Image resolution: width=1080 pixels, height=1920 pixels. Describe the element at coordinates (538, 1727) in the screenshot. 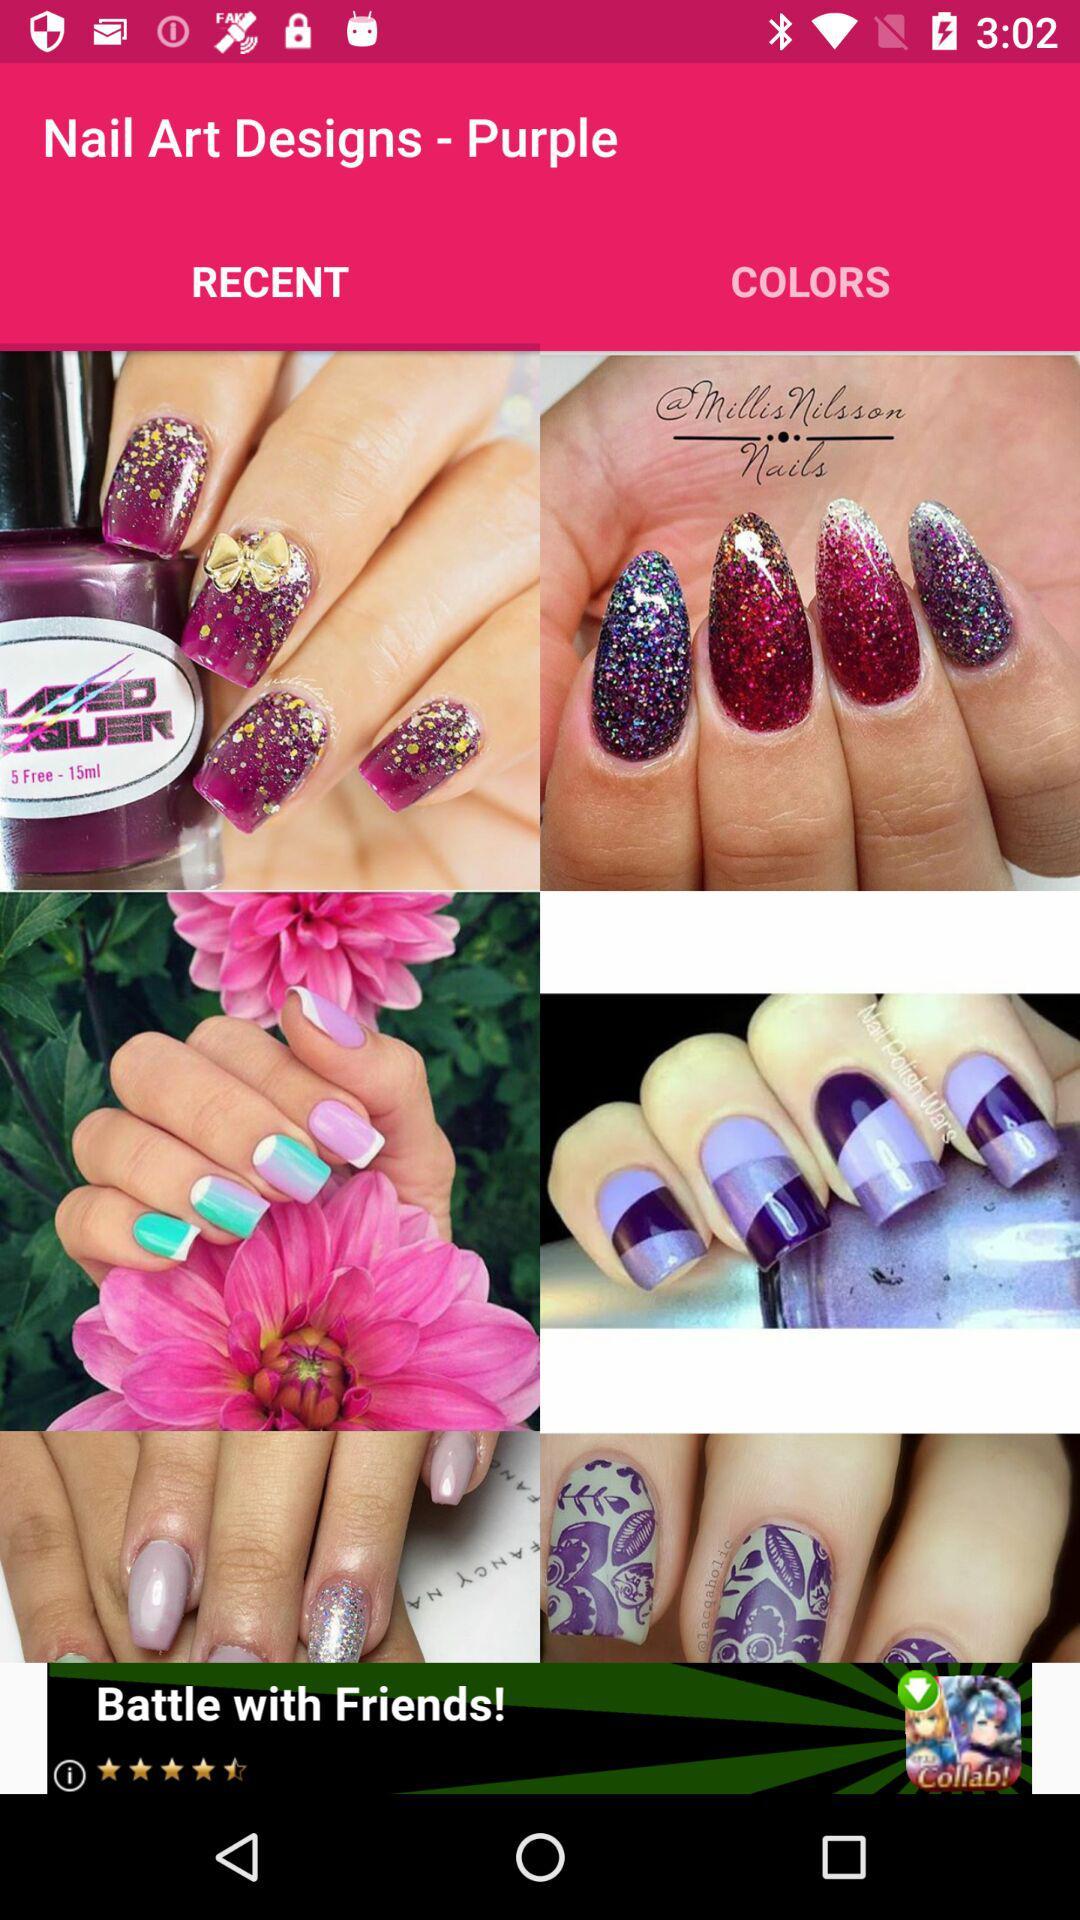

I see `advertising` at that location.